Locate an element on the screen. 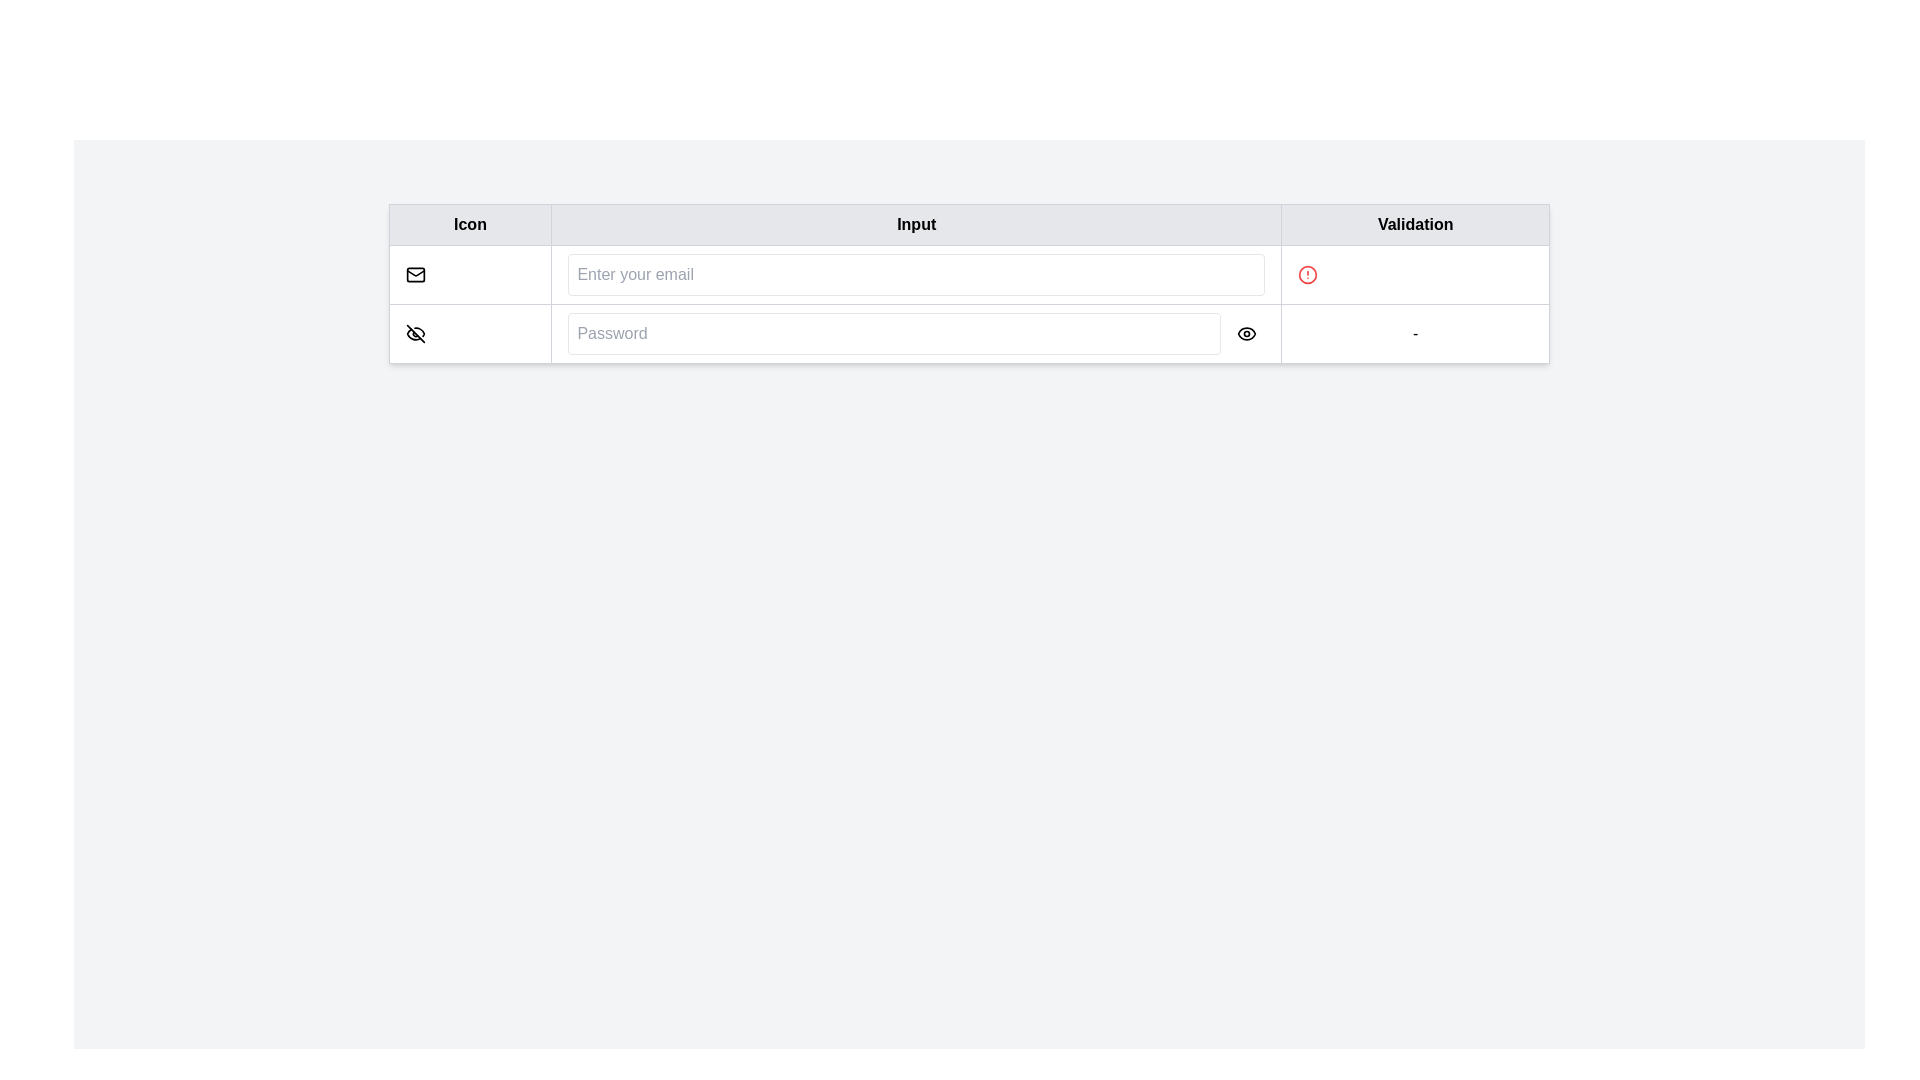 The width and height of the screenshot is (1920, 1080). the eye-shaped icon button located to the right of the password input field is located at coordinates (1246, 333).